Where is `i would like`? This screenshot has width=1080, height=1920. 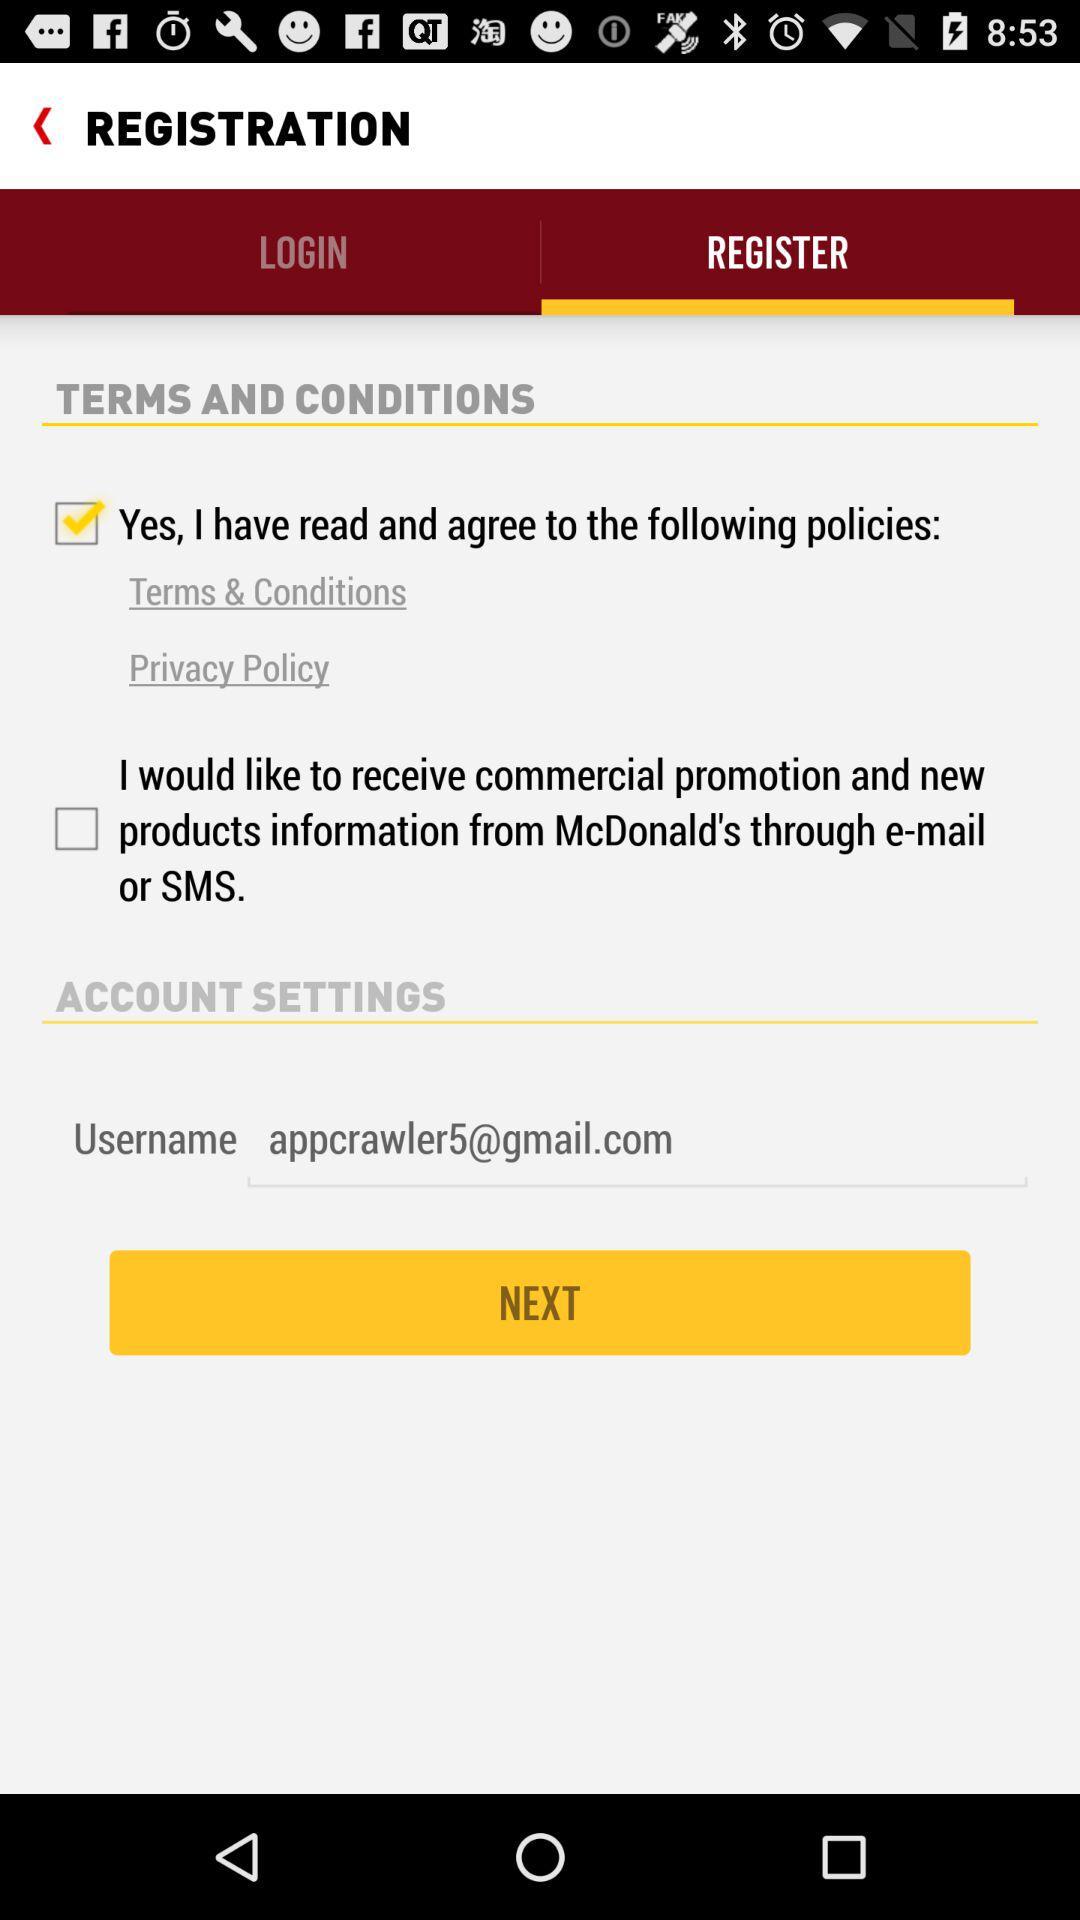
i would like is located at coordinates (518, 829).